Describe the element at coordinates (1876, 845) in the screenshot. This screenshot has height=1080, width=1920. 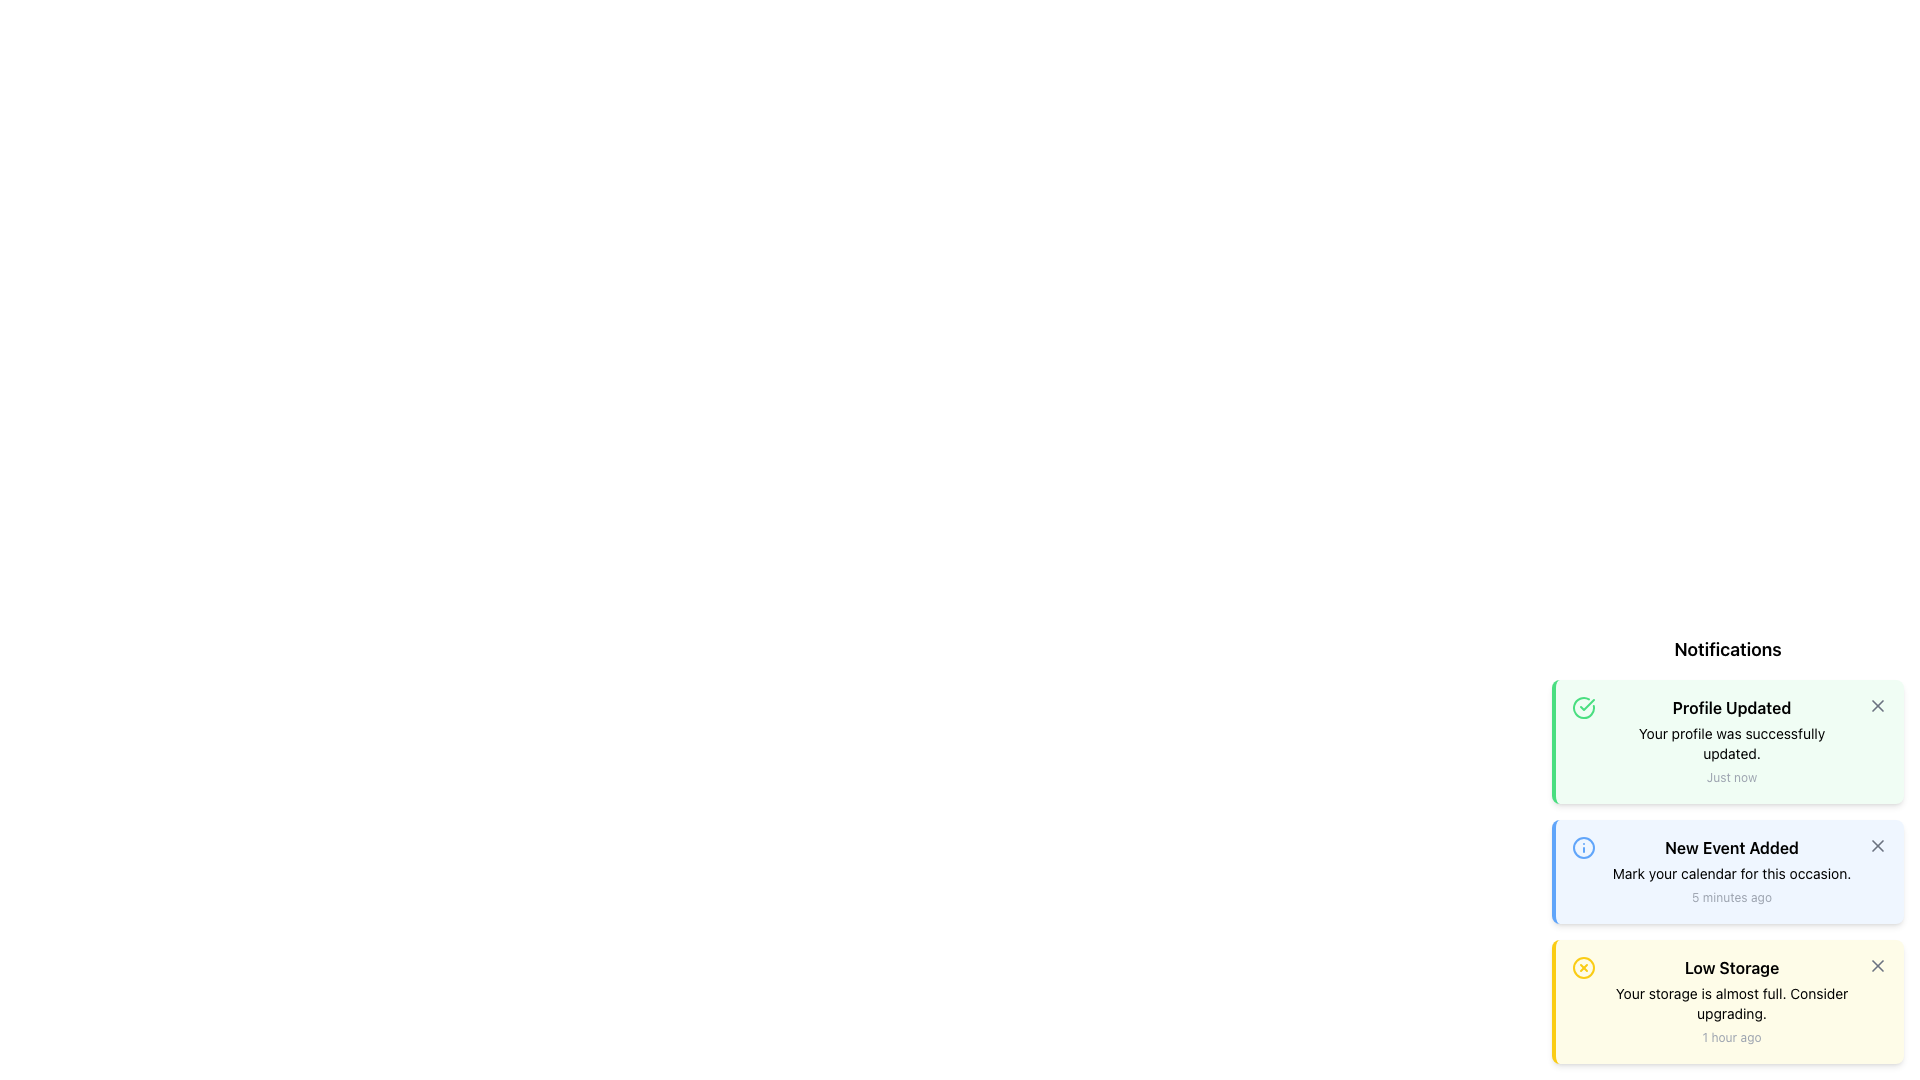
I see `the dismiss button, which is a small gray 'X' icon located in the top-right corner of the 'New Event Added' notification card` at that location.